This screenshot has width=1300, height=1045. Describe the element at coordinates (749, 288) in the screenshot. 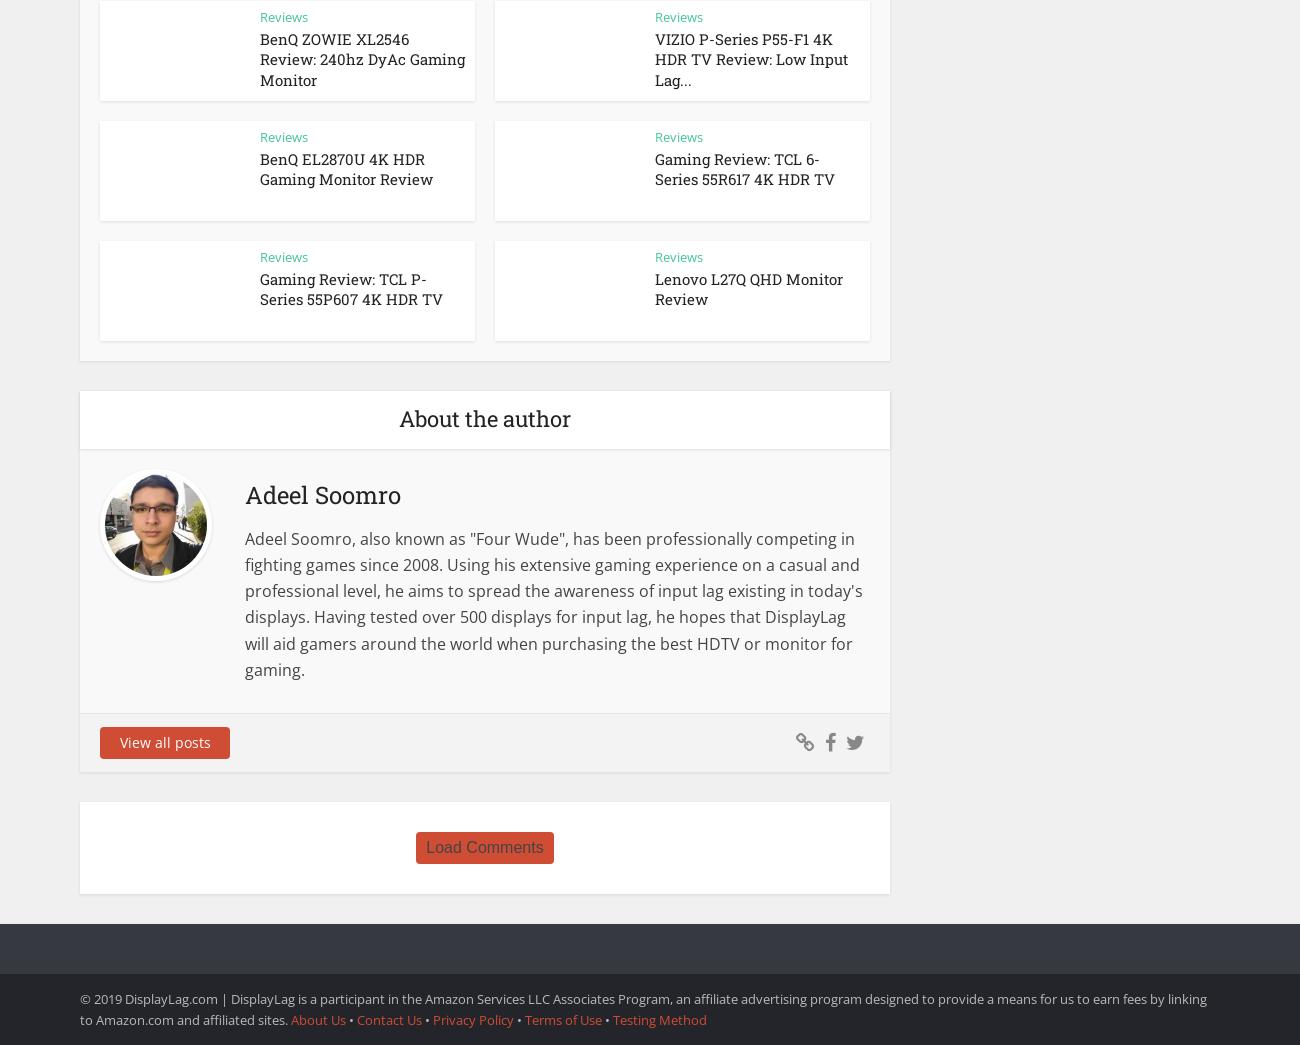

I see `'Lenovo L27Q QHD Monitor Review'` at that location.